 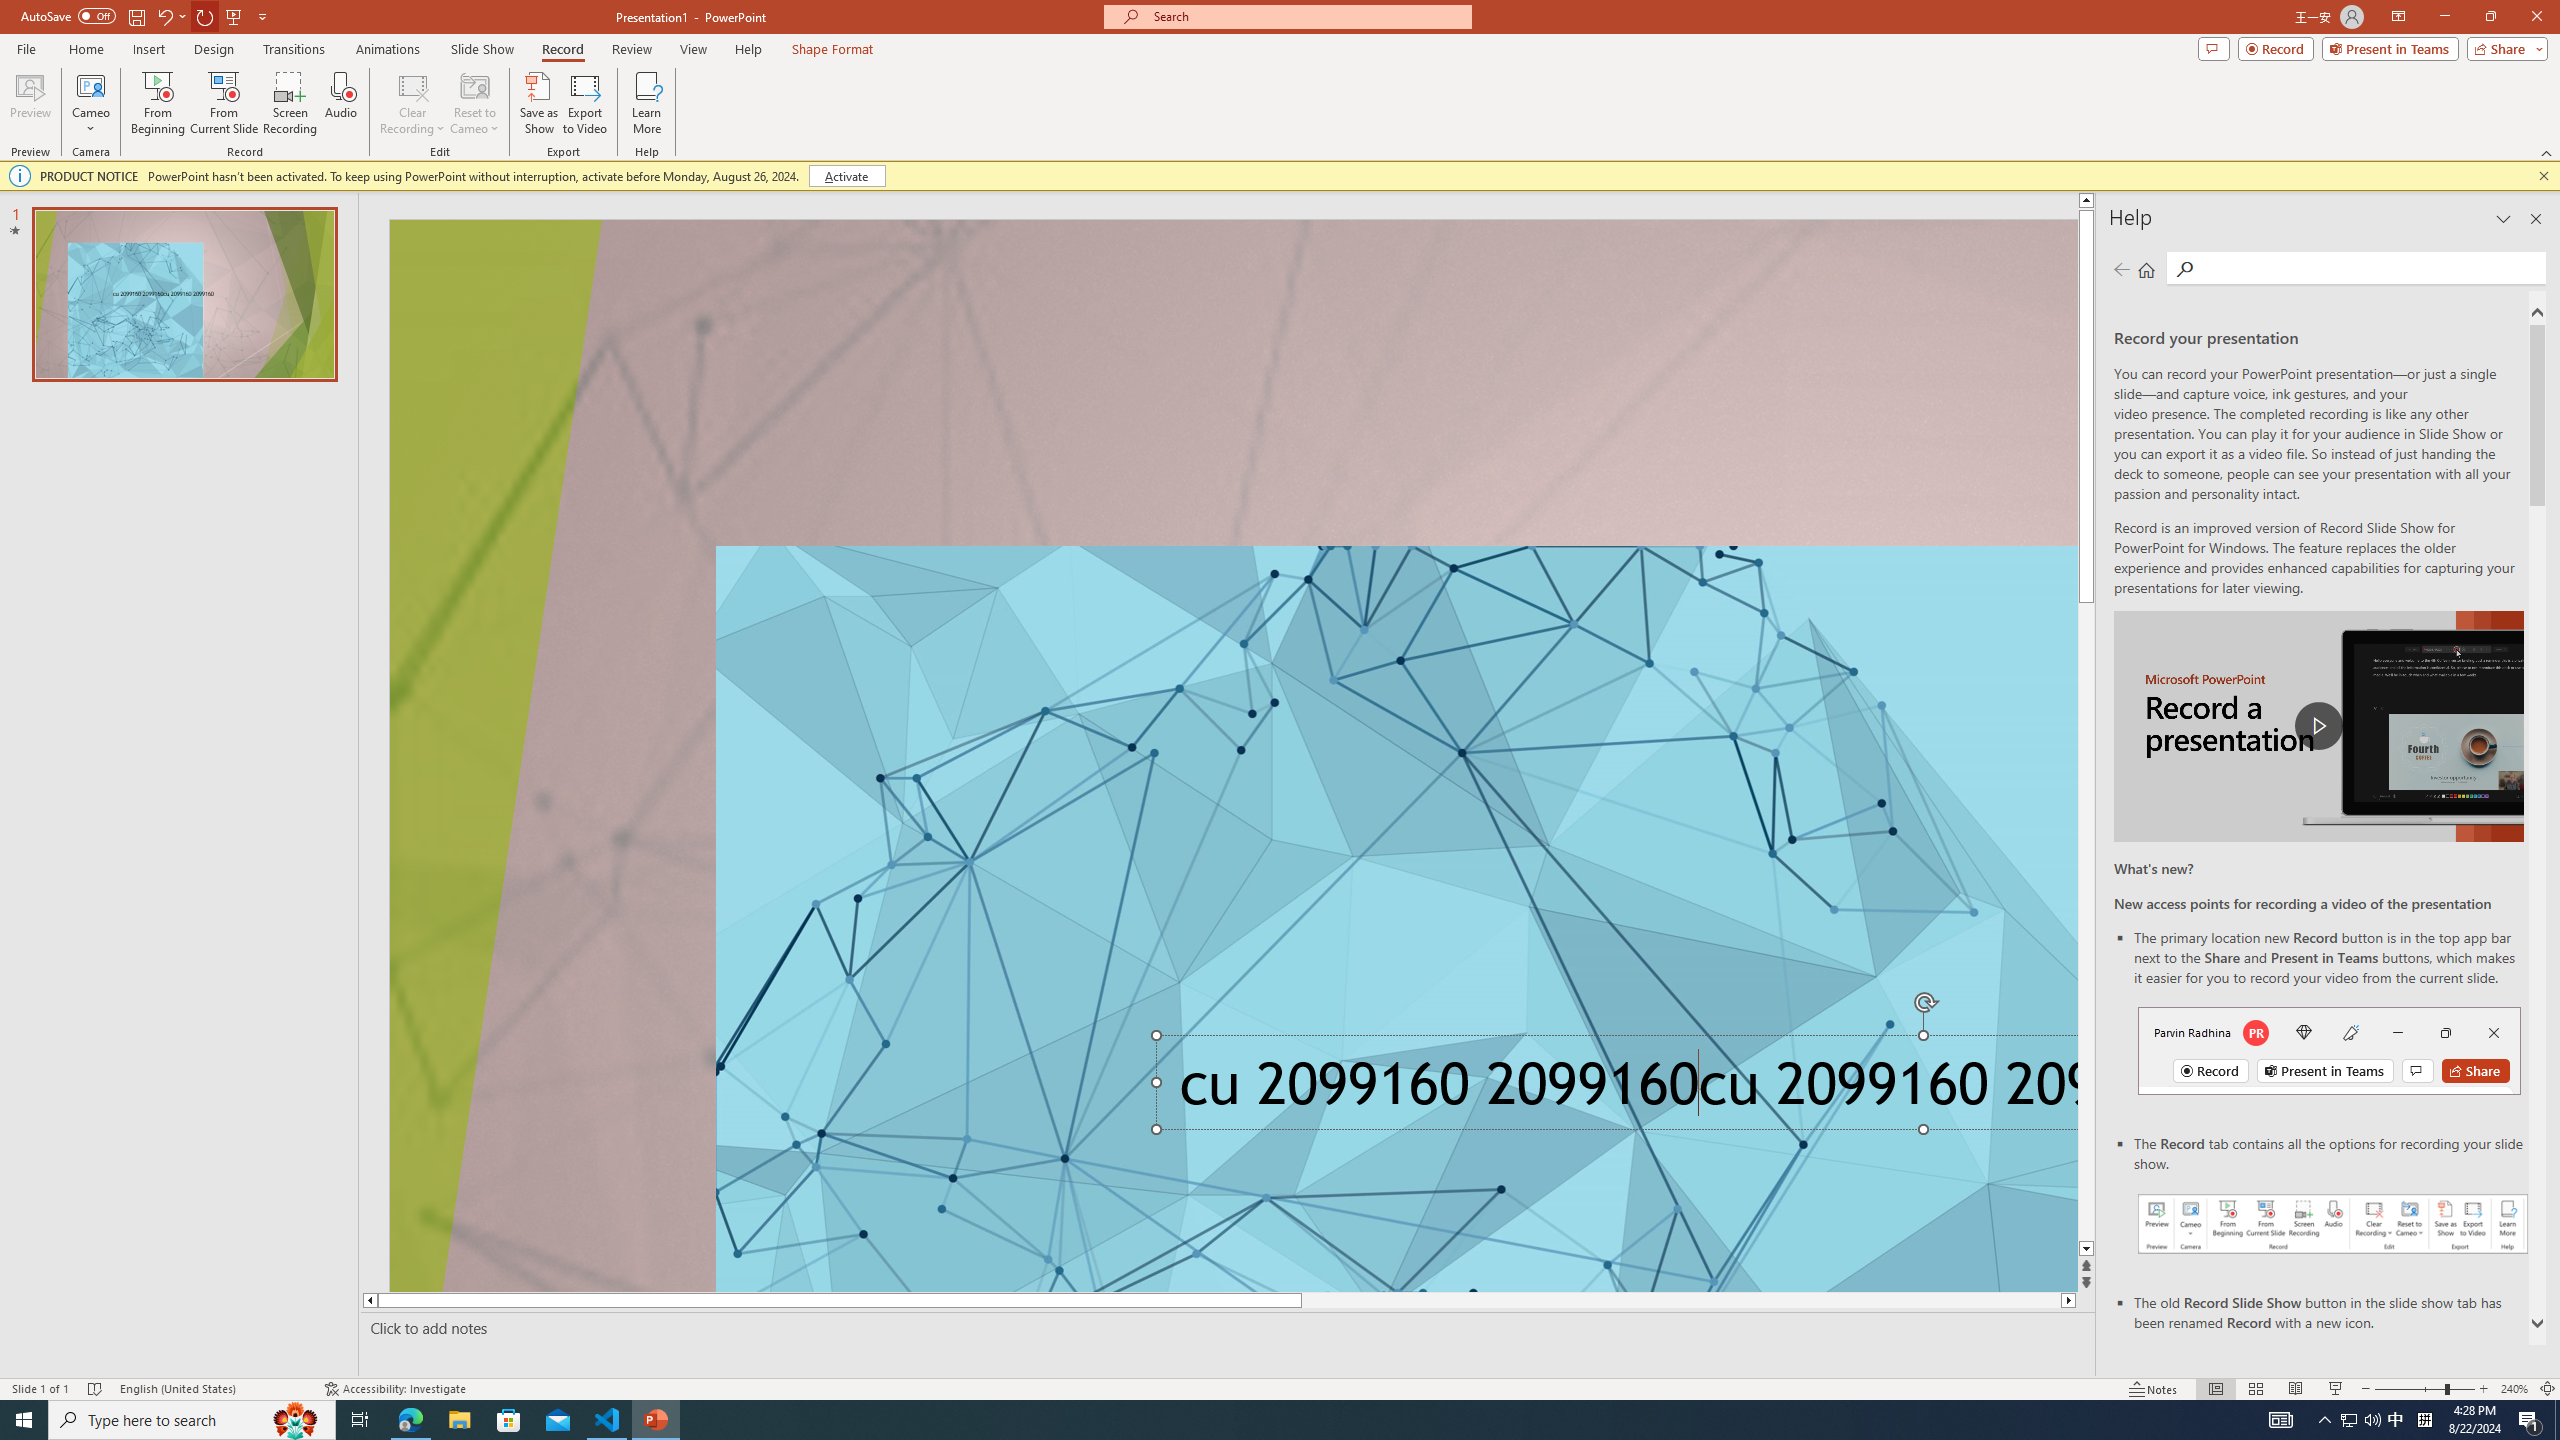 What do you see at coordinates (847, 176) in the screenshot?
I see `'Activate'` at bounding box center [847, 176].